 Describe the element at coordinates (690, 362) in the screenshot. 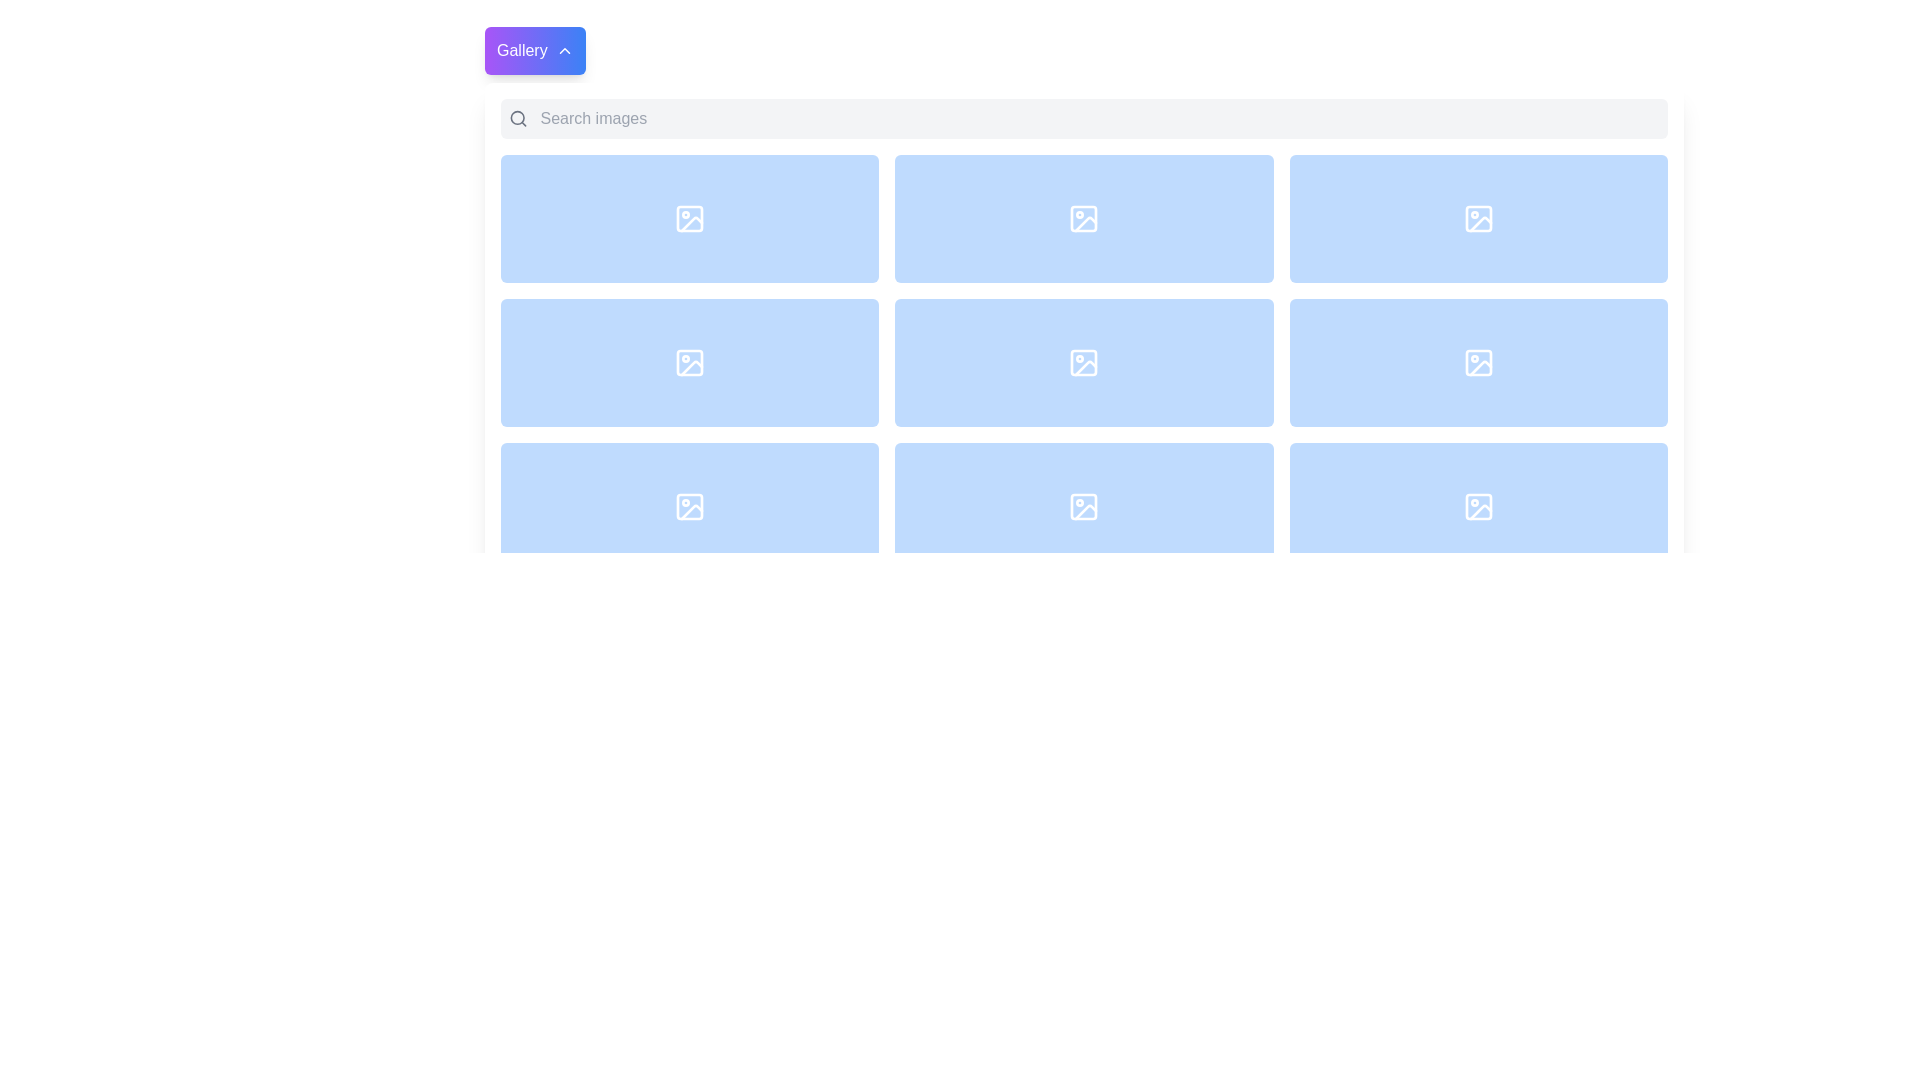

I see `the icon representing an image within the middle row of a grid layout, which serves as a graphical component or placeholder` at that location.